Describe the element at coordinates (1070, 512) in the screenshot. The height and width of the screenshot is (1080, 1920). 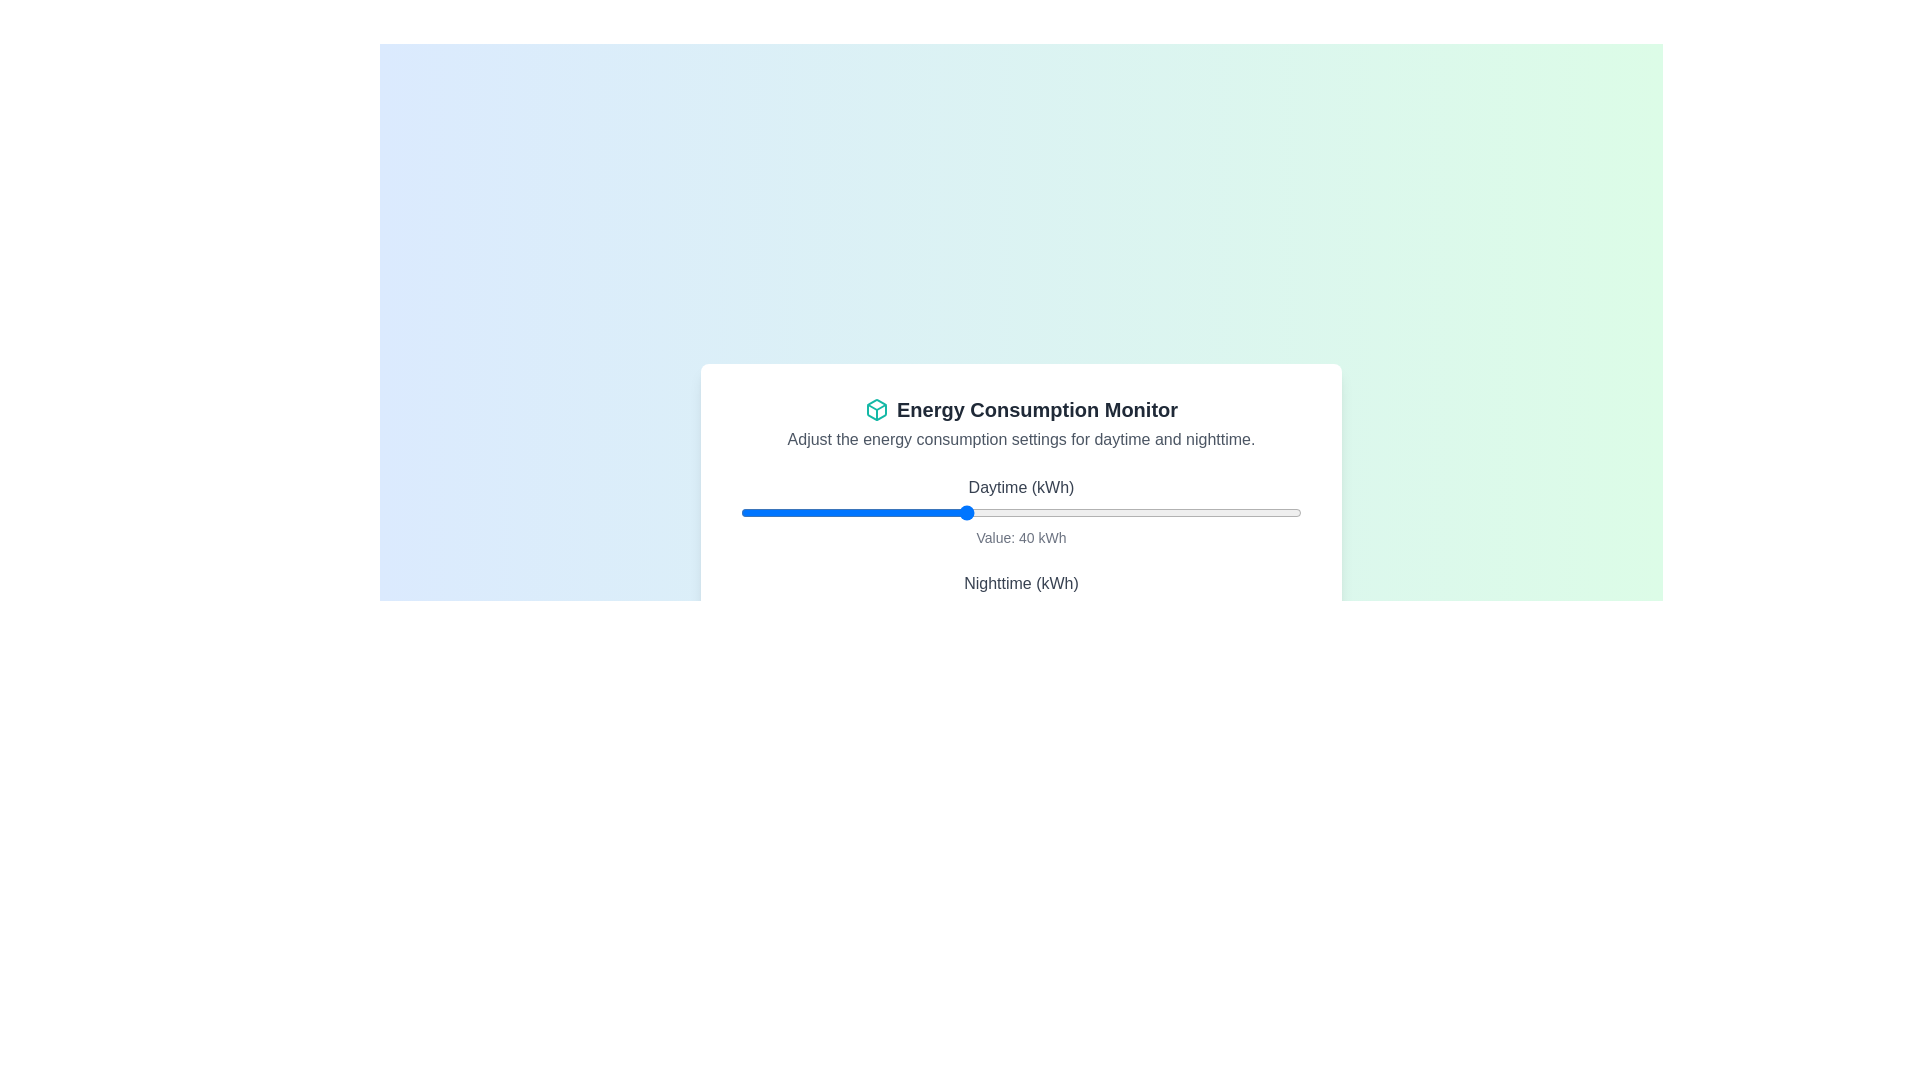
I see `the daytime energy consumption slider to 59 kWh` at that location.